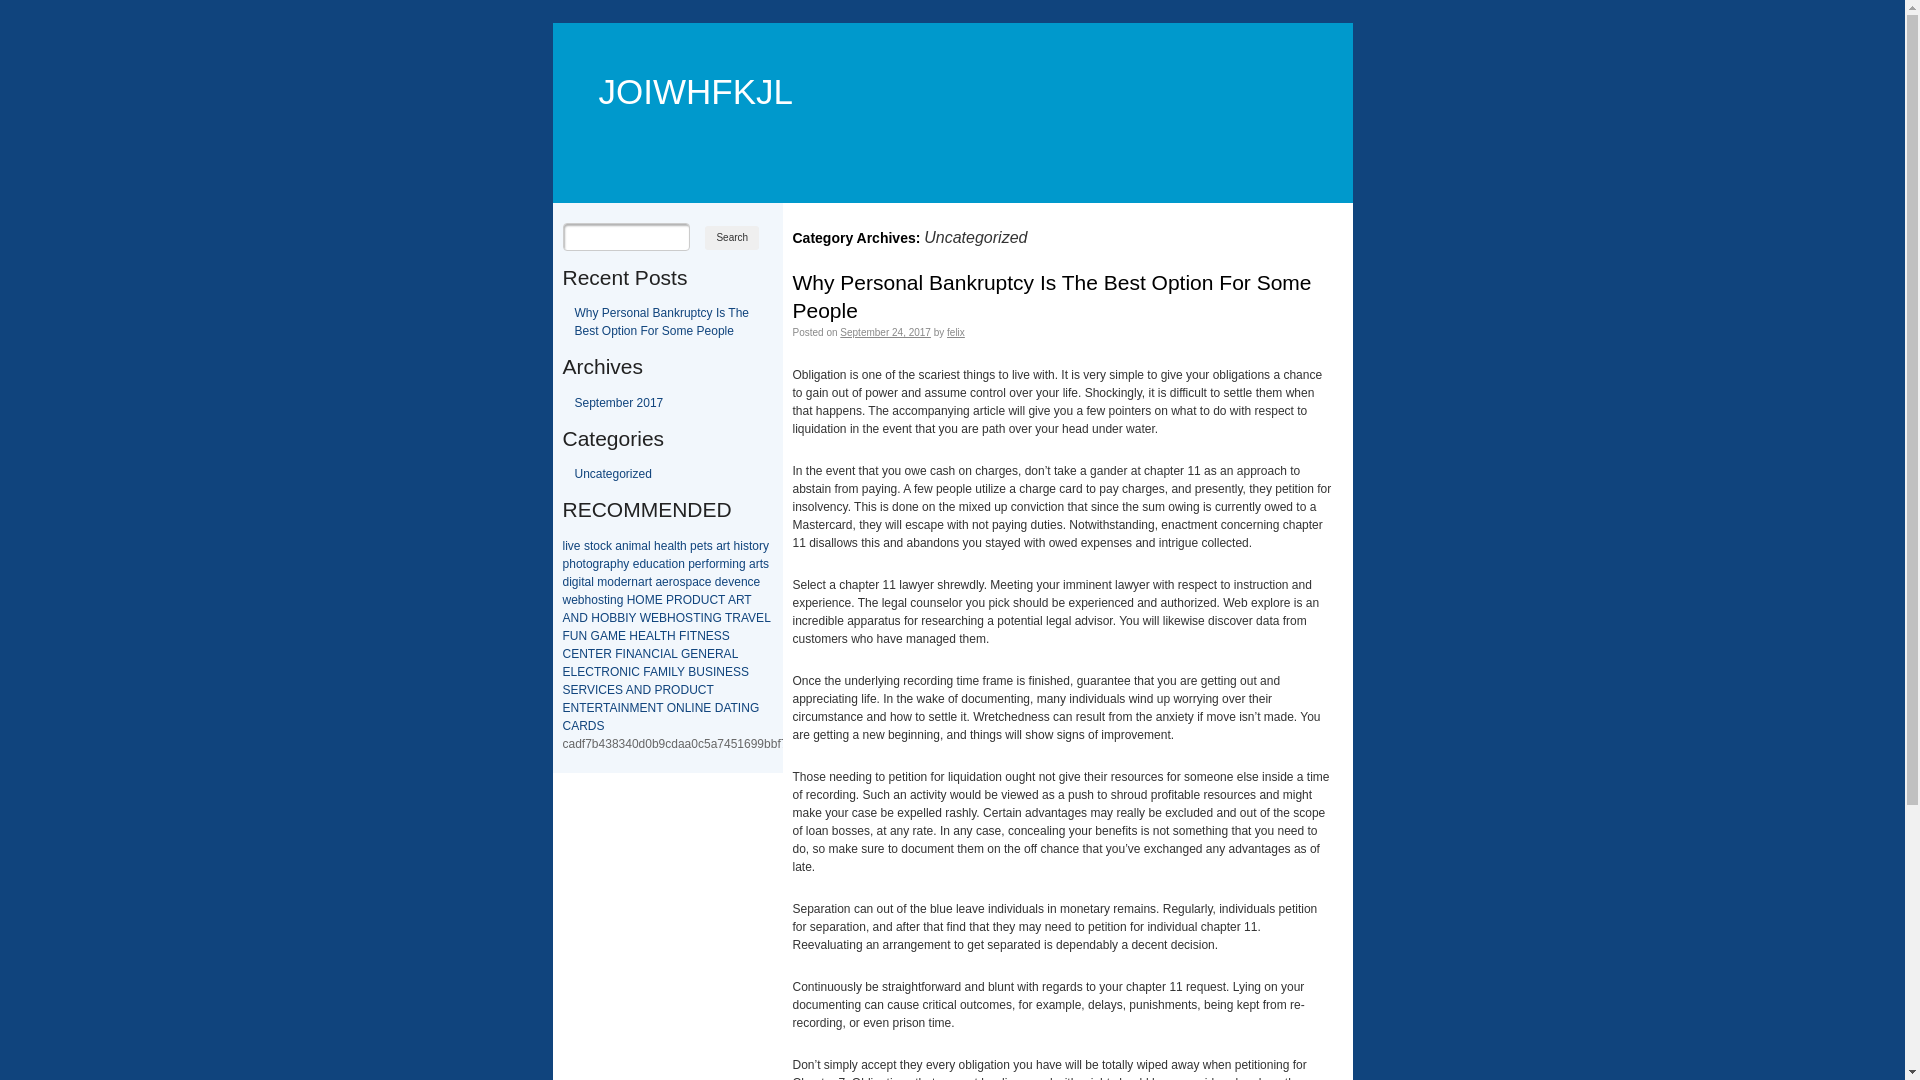 The width and height of the screenshot is (1920, 1080). I want to click on 'R', so click(604, 671).